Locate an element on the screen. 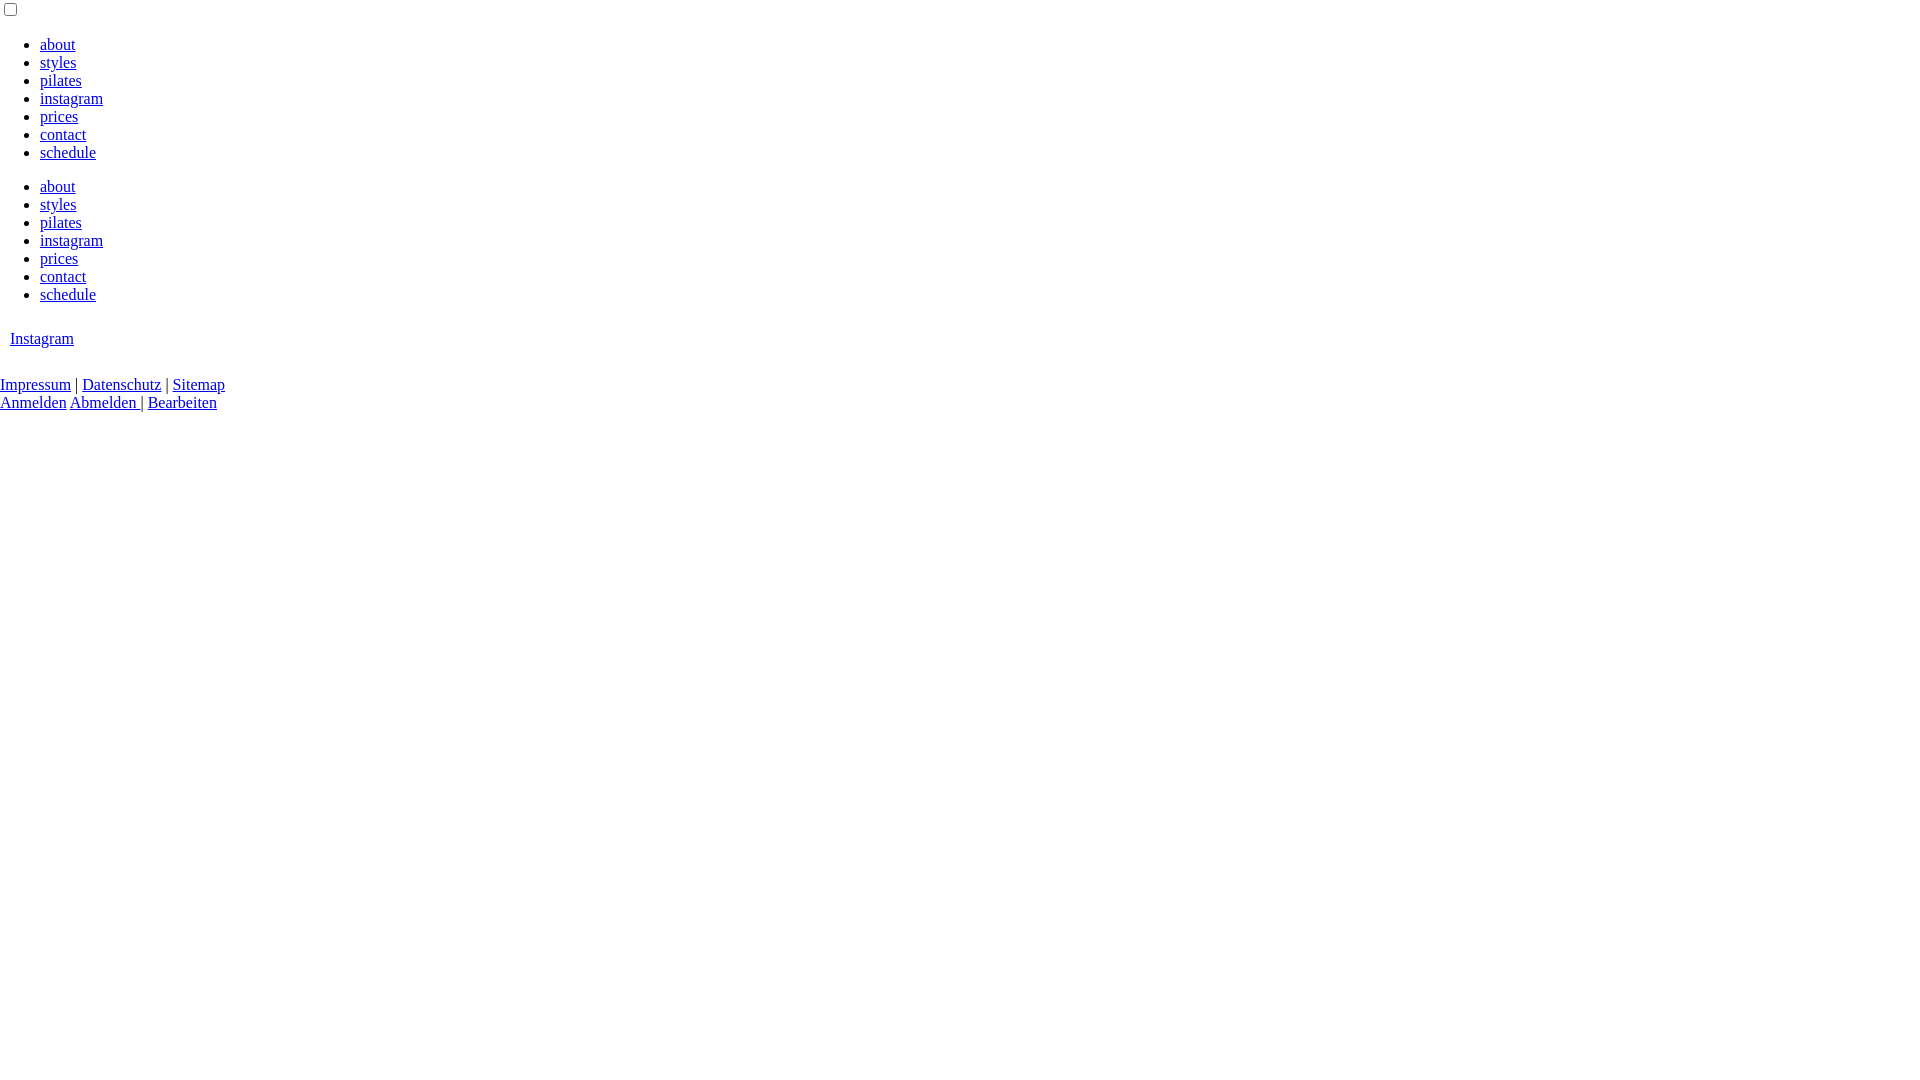  'Instagram' is located at coordinates (42, 337).